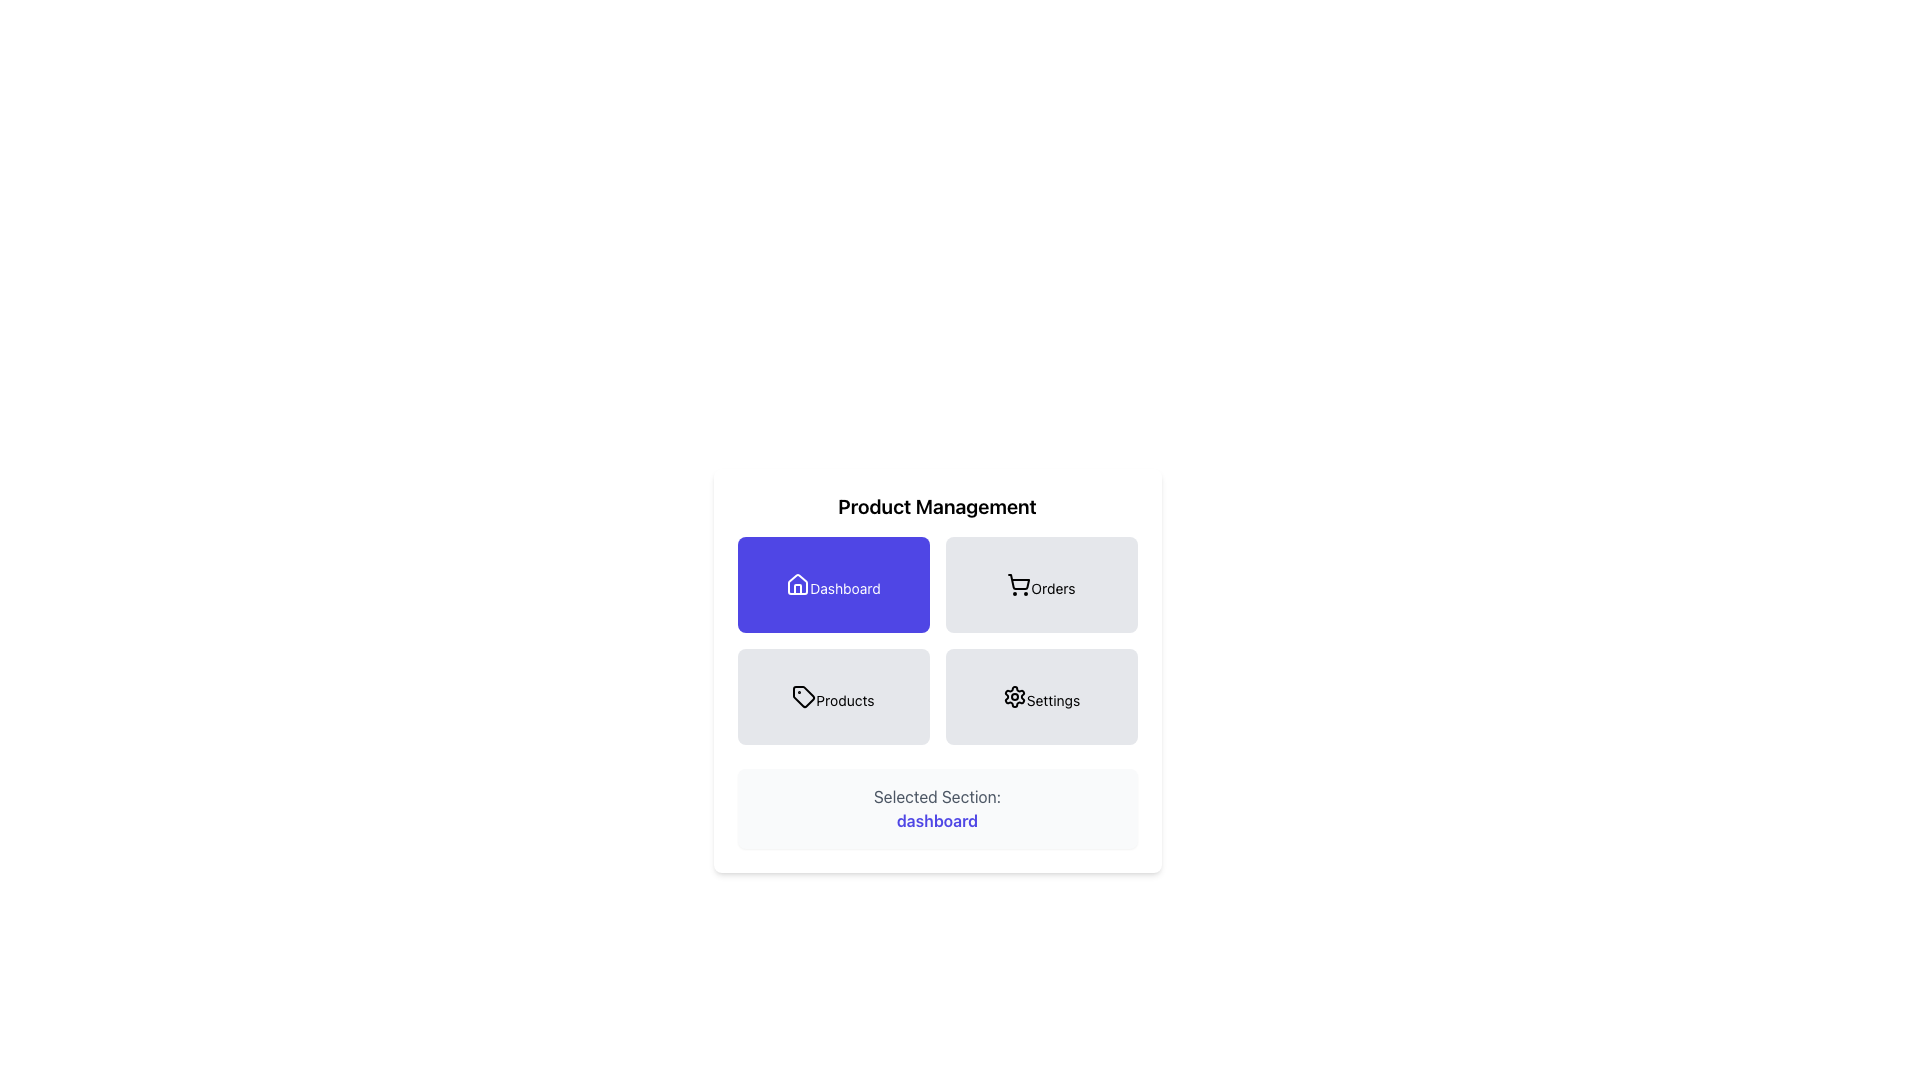 This screenshot has width=1920, height=1080. Describe the element at coordinates (845, 700) in the screenshot. I see `the 'Products' text label located in the bottom-left card of the 2x2 grid of menu options` at that location.